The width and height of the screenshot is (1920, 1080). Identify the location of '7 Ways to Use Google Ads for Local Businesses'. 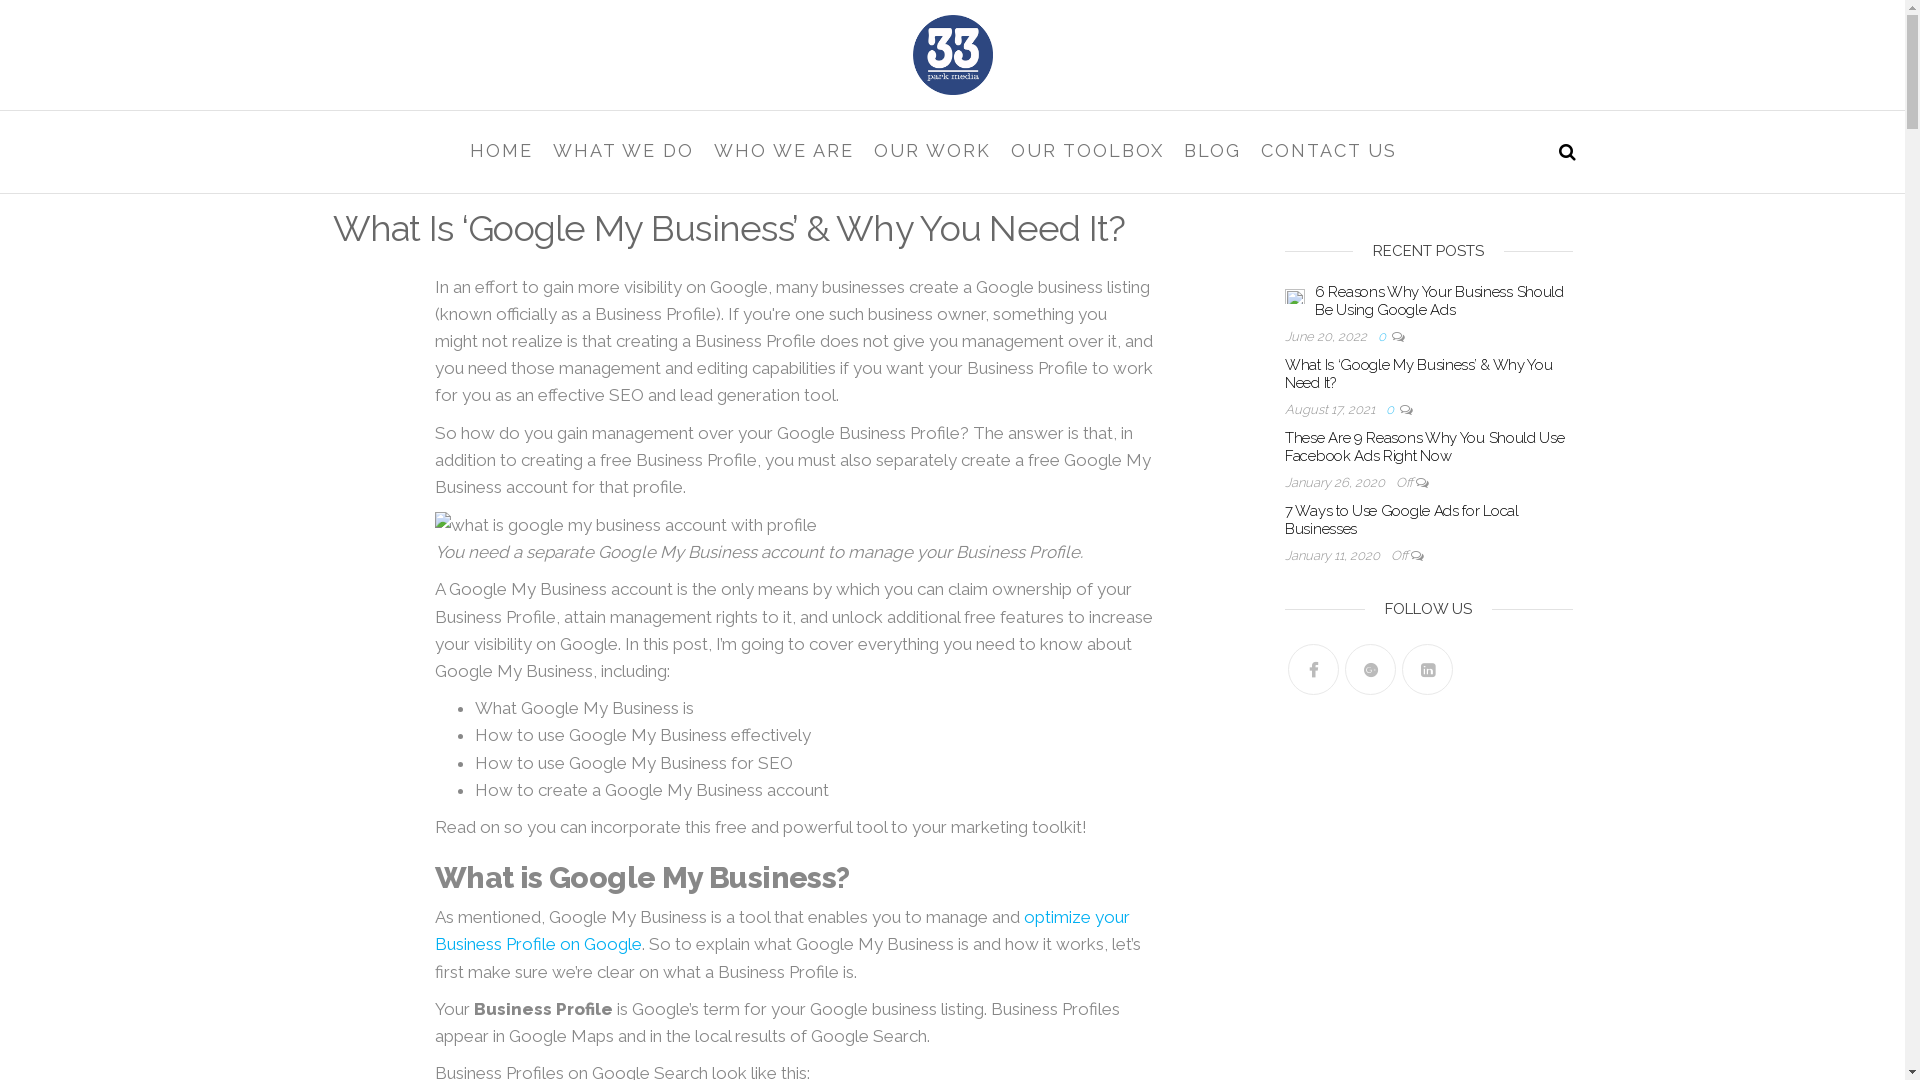
(1400, 519).